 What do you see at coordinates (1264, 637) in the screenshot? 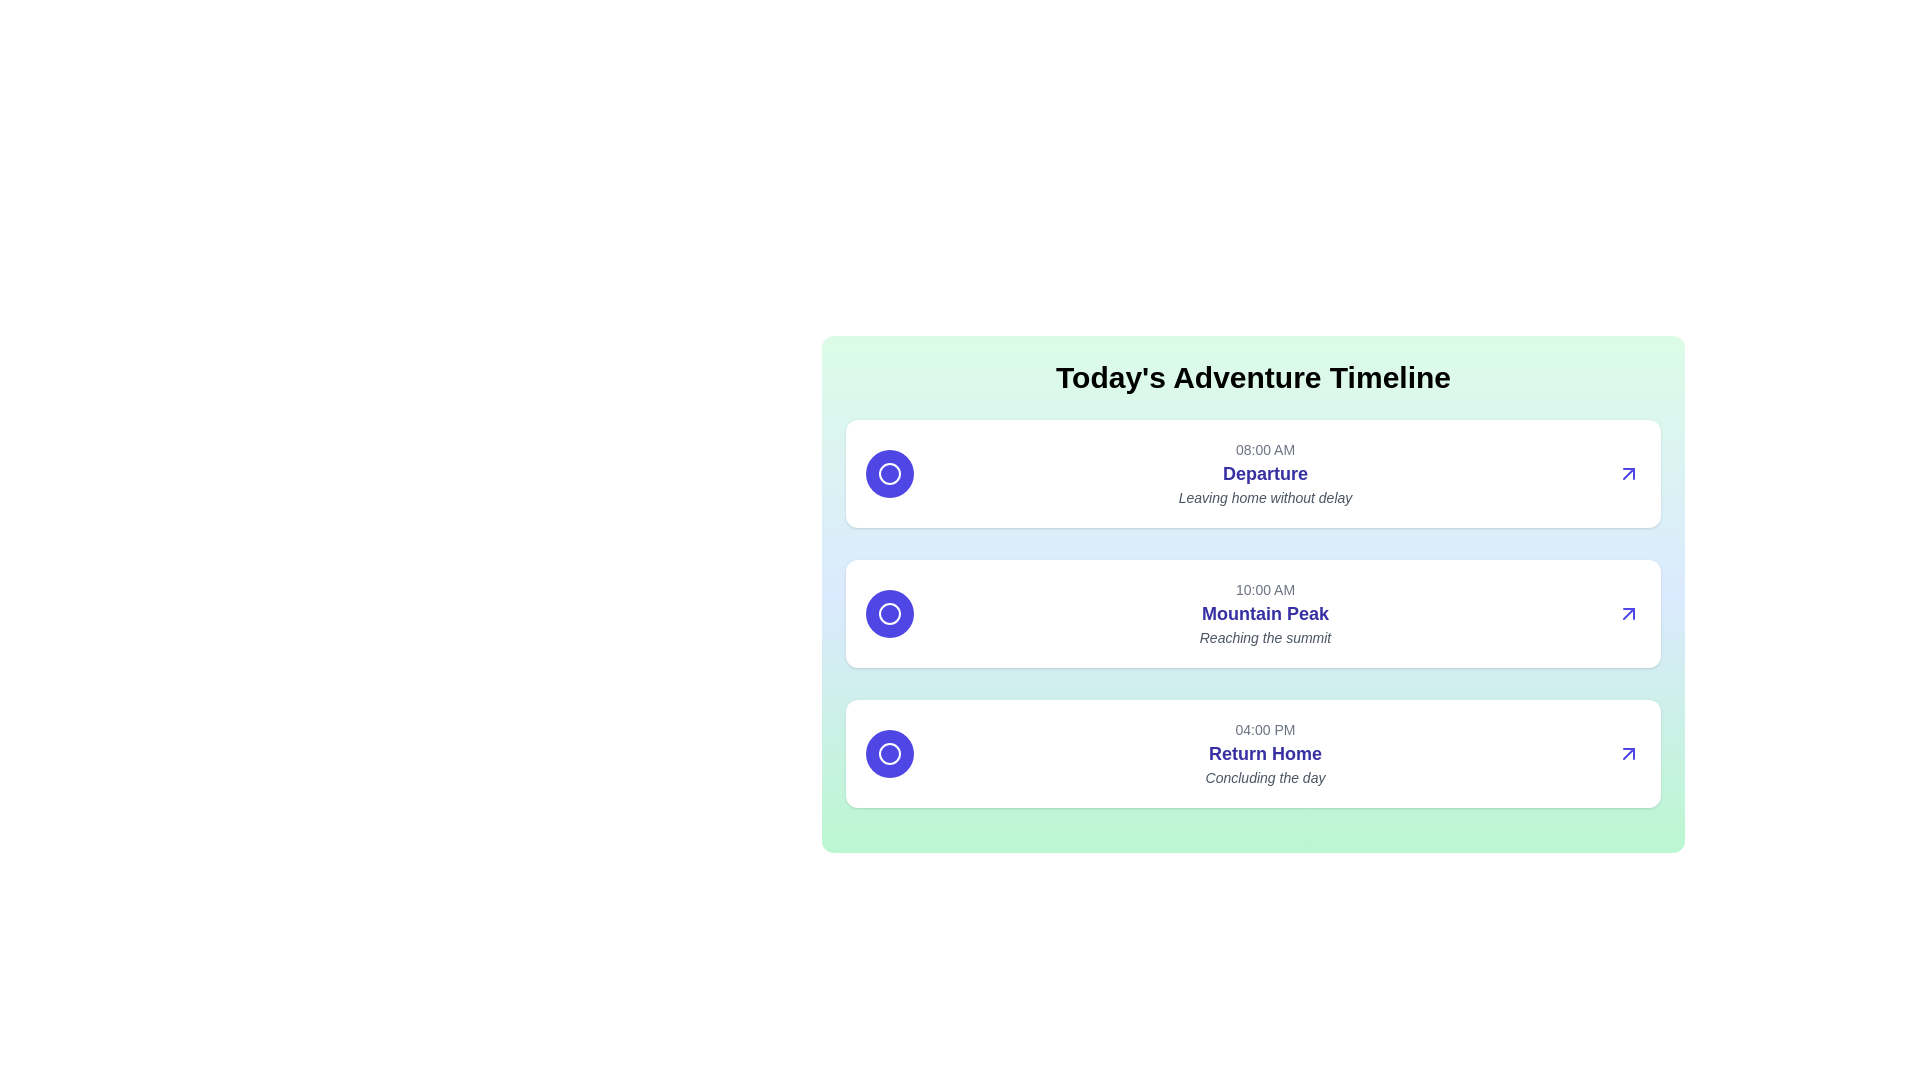
I see `the text label styled in smaller italicized gray text that contains the phrase 'Reaching the summit', located below the bold title 'Mountain Peak' in the middle card of the timeline` at bounding box center [1264, 637].